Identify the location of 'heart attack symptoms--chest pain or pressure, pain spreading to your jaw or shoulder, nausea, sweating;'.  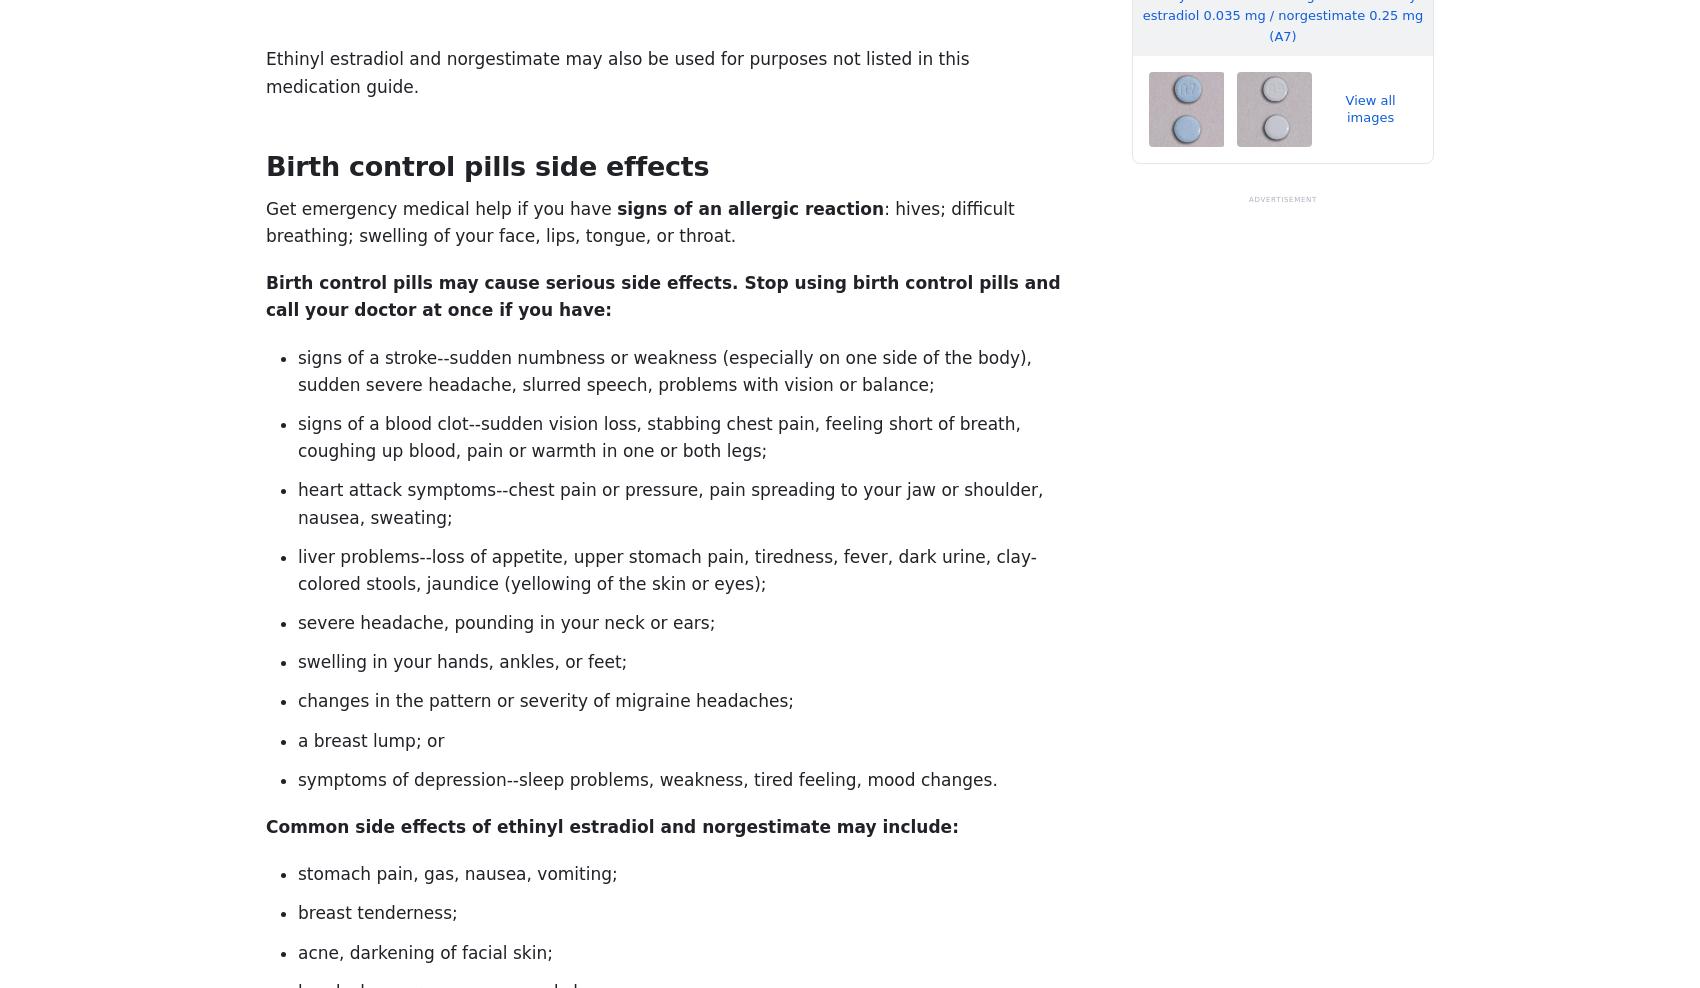
(670, 502).